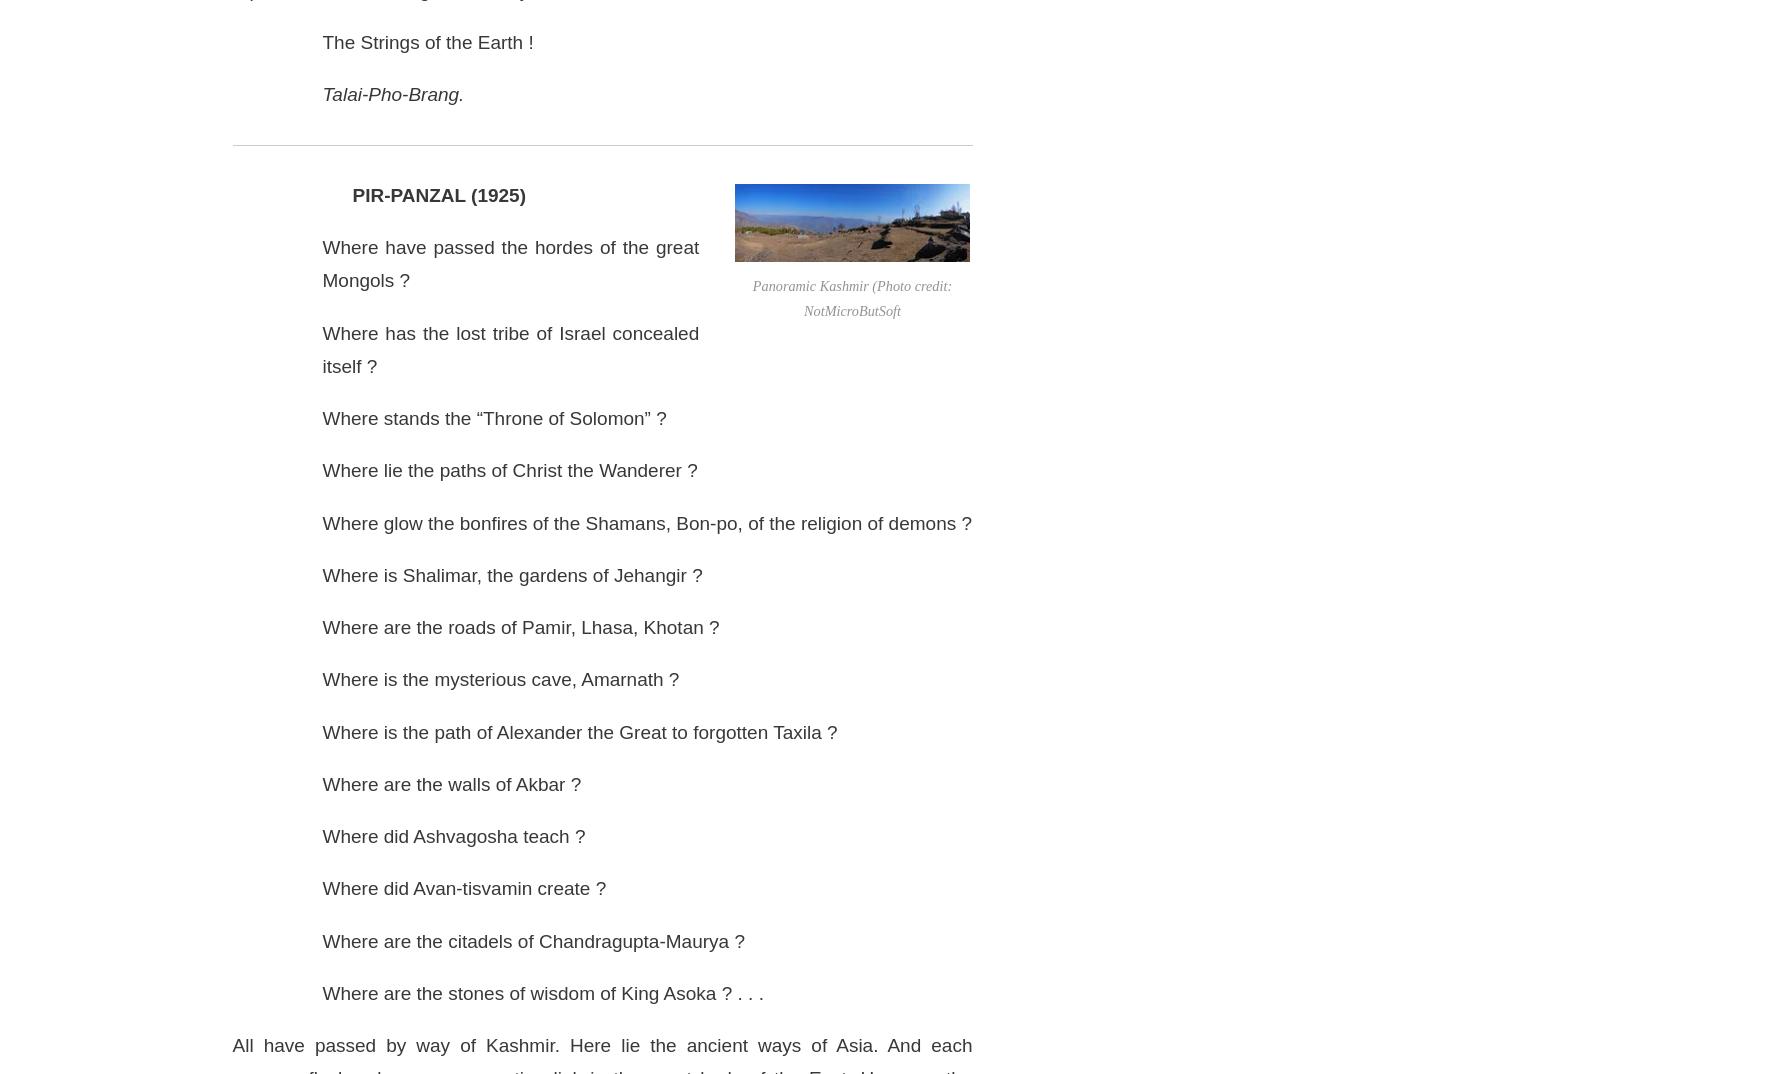 The width and height of the screenshot is (1782, 1074). I want to click on 'Where have passed the hordes of the great Mongols ?', so click(509, 262).